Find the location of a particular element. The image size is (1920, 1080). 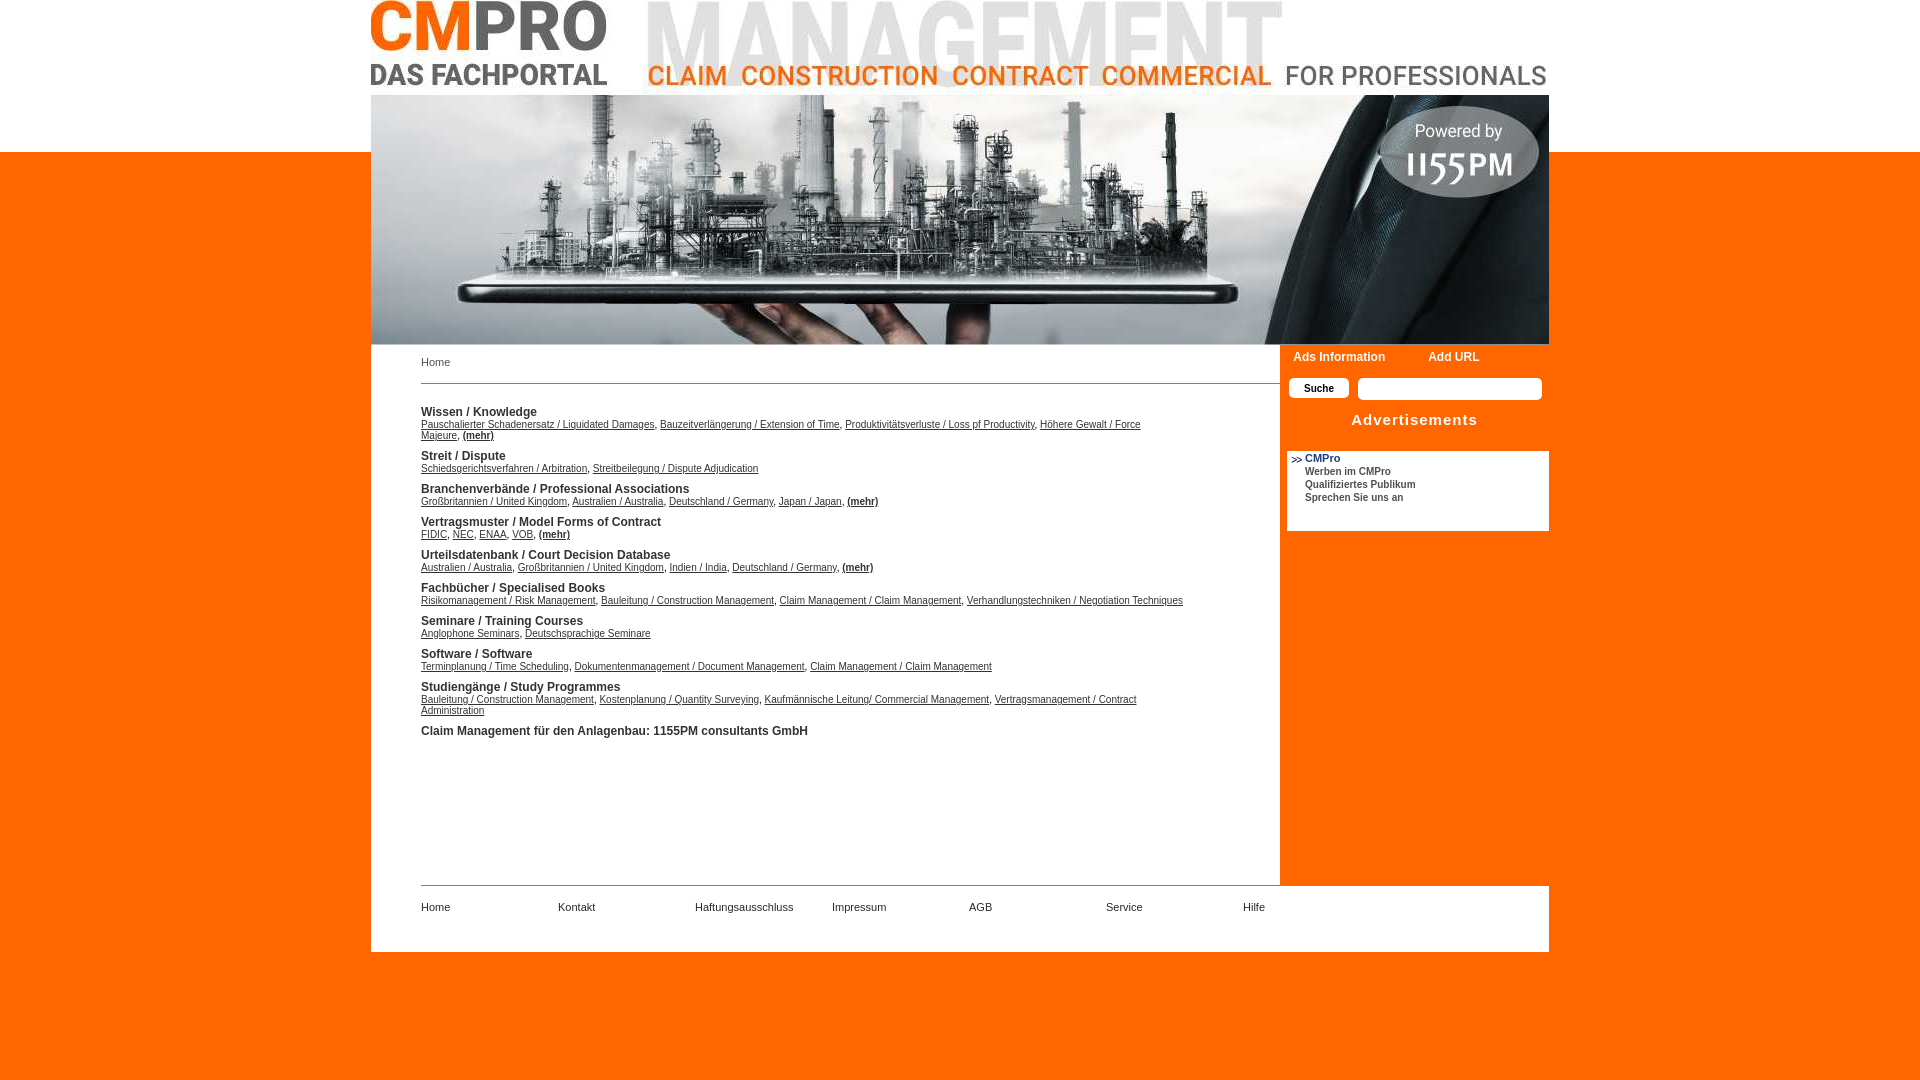

'Dokumentenmanagement / Document Management' is located at coordinates (573, 666).